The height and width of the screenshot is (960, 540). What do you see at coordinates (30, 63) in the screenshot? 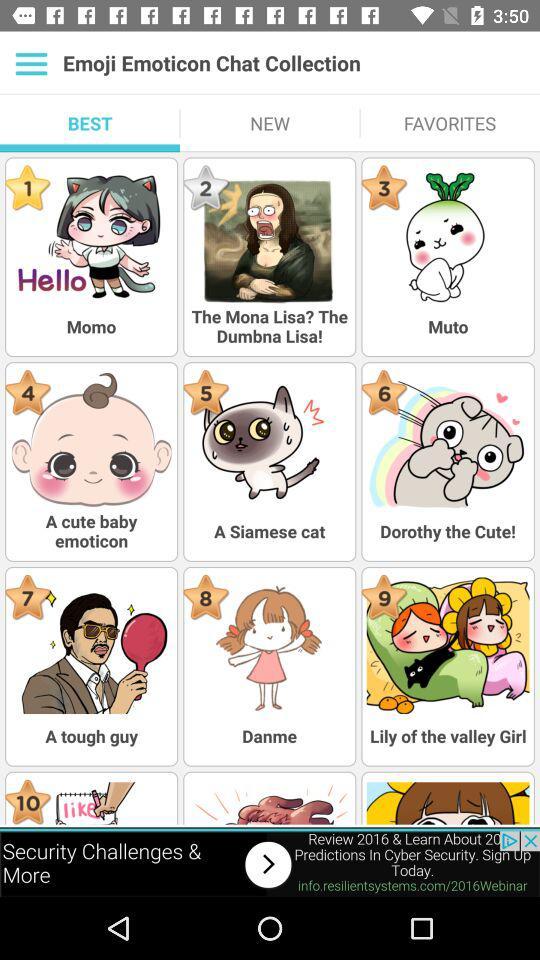
I see `a menu` at bounding box center [30, 63].